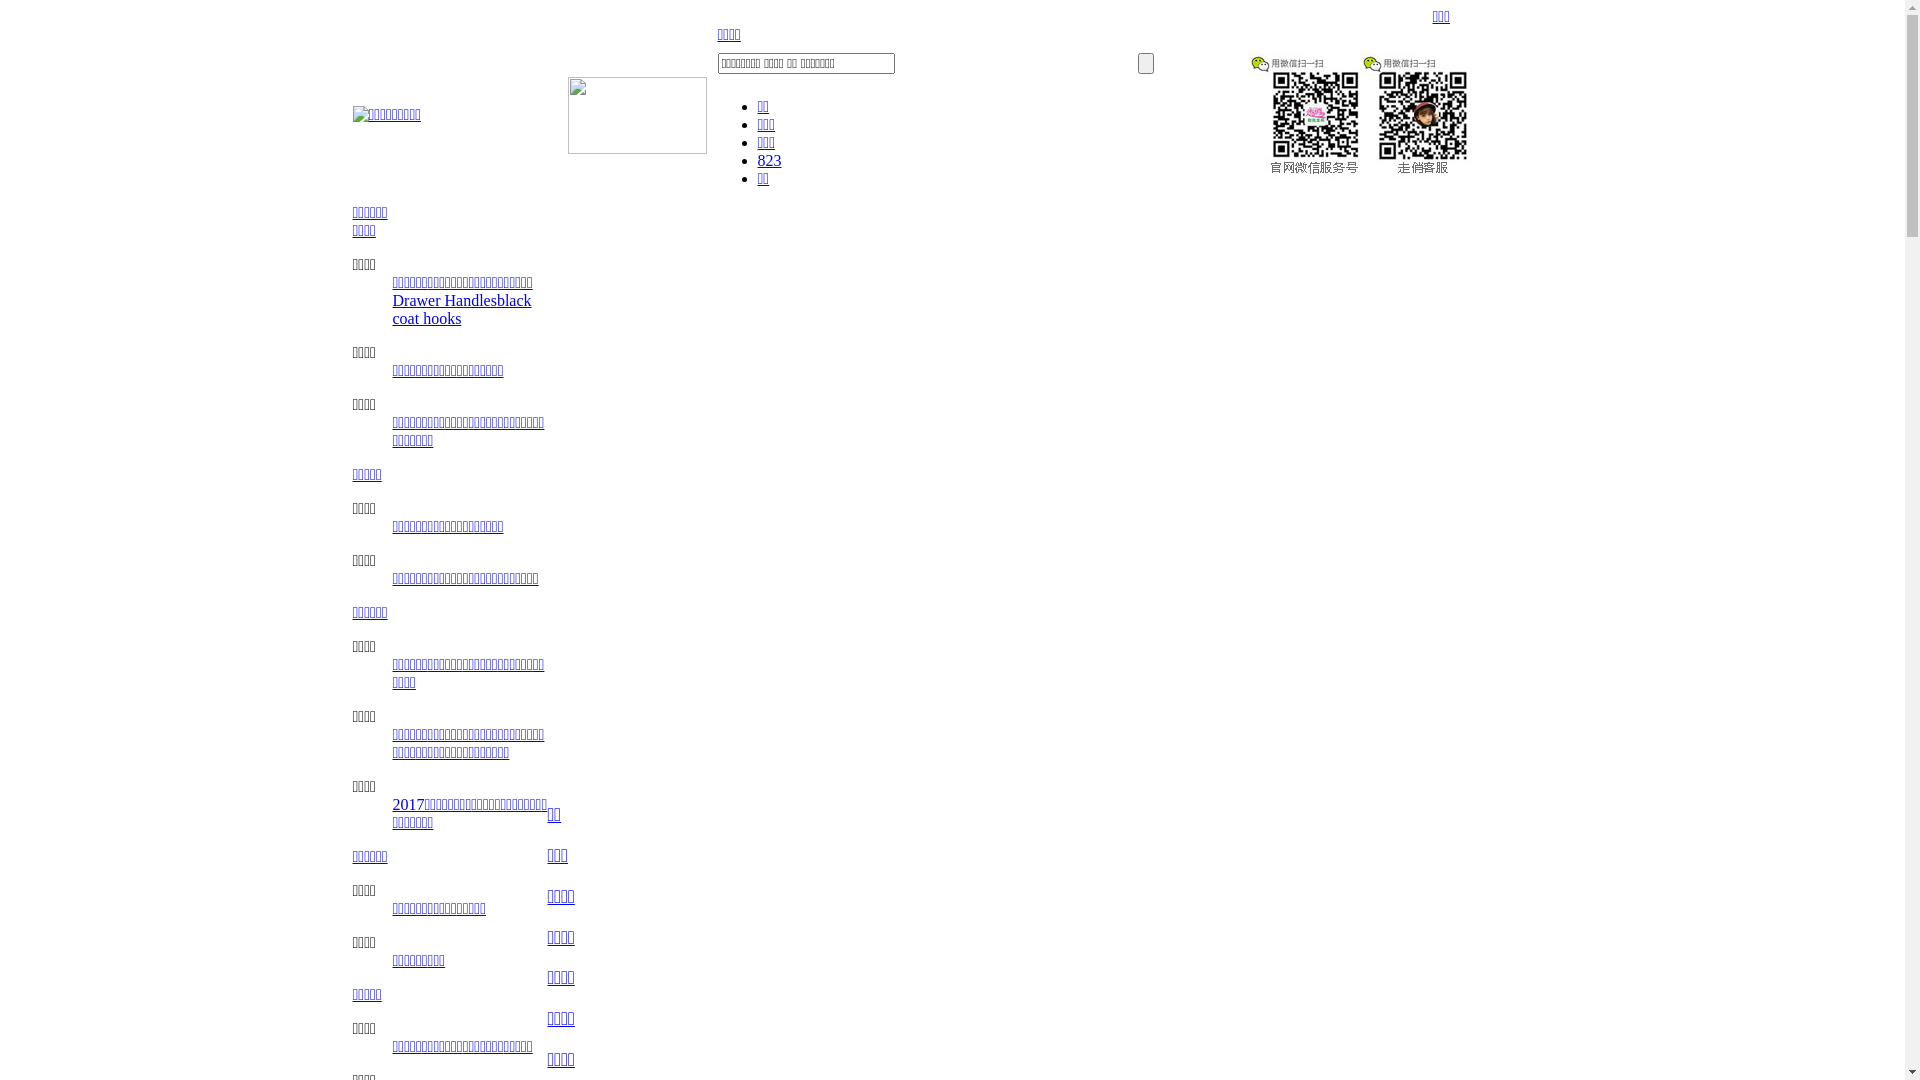 The width and height of the screenshot is (1920, 1080). Describe the element at coordinates (460, 309) in the screenshot. I see `'black coat hooks'` at that location.